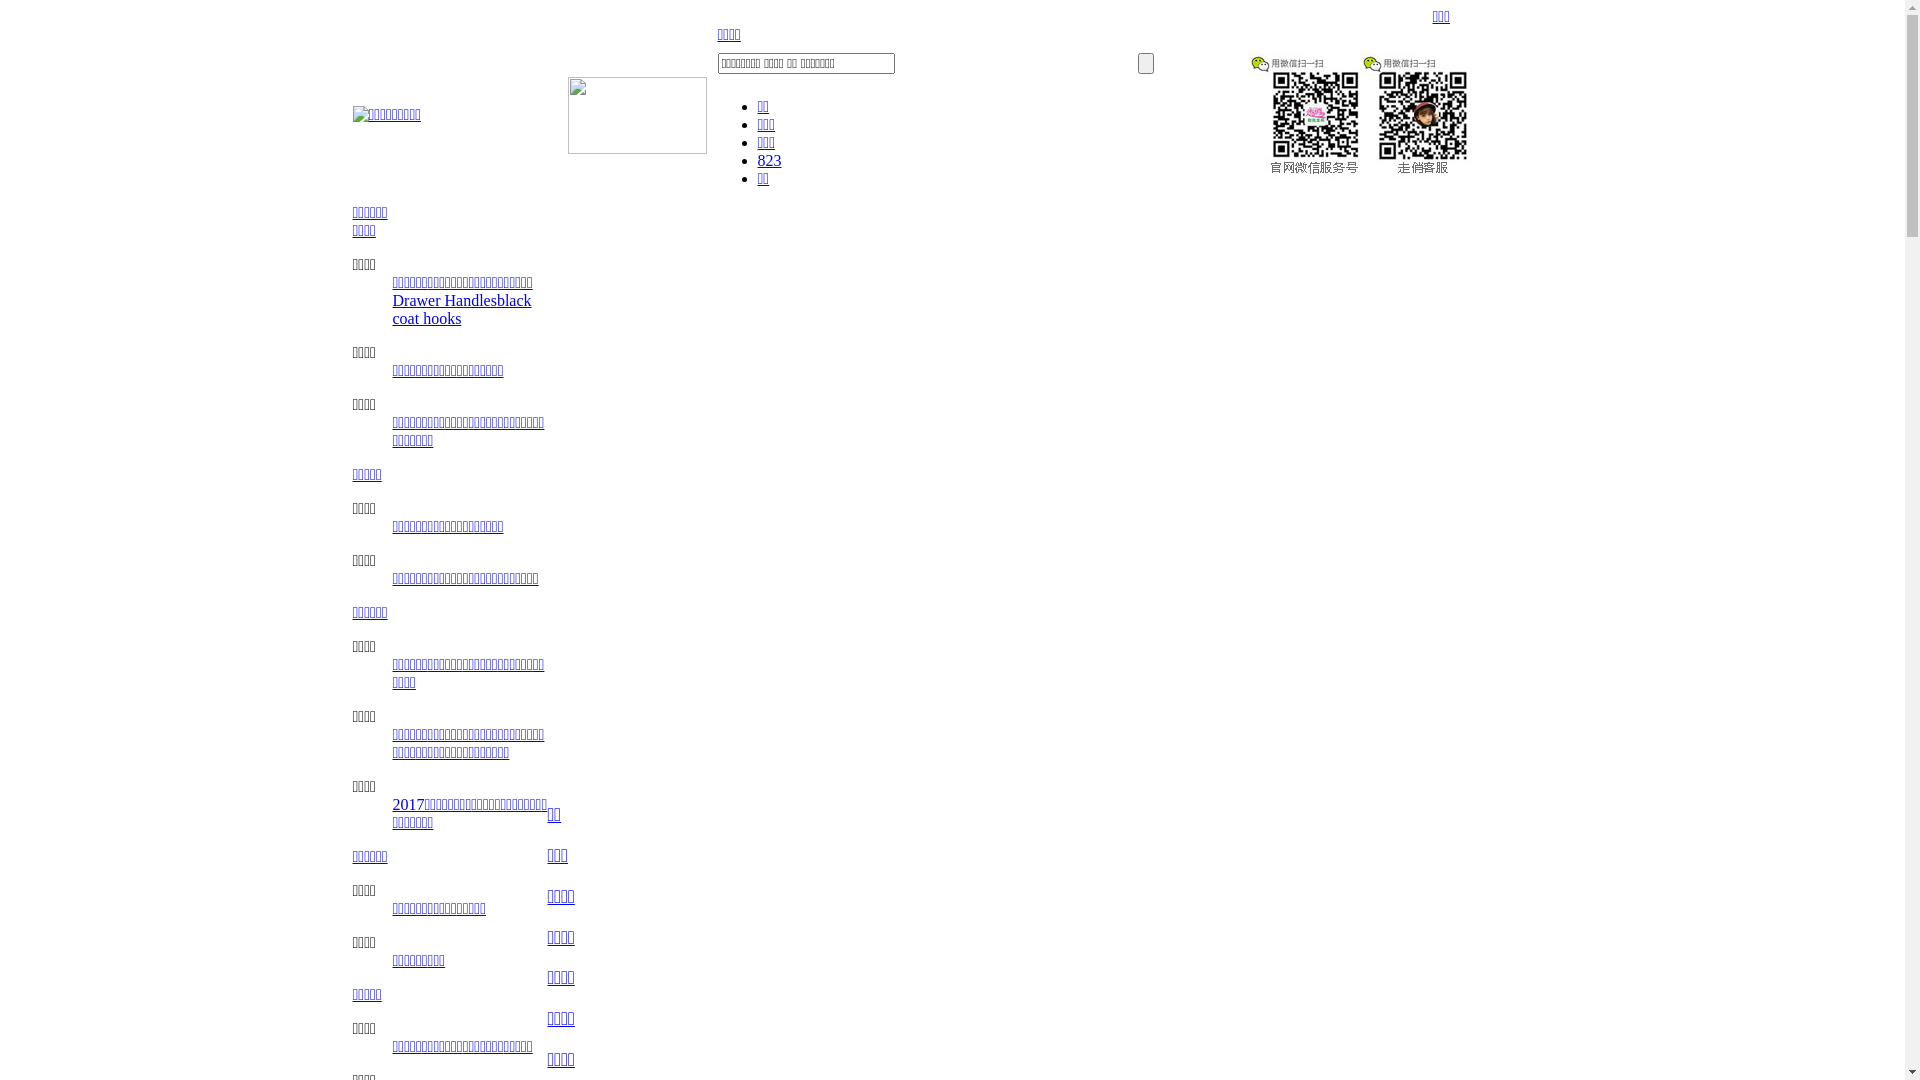 The width and height of the screenshot is (1920, 1080). Describe the element at coordinates (460, 309) in the screenshot. I see `'black coat hooks'` at that location.